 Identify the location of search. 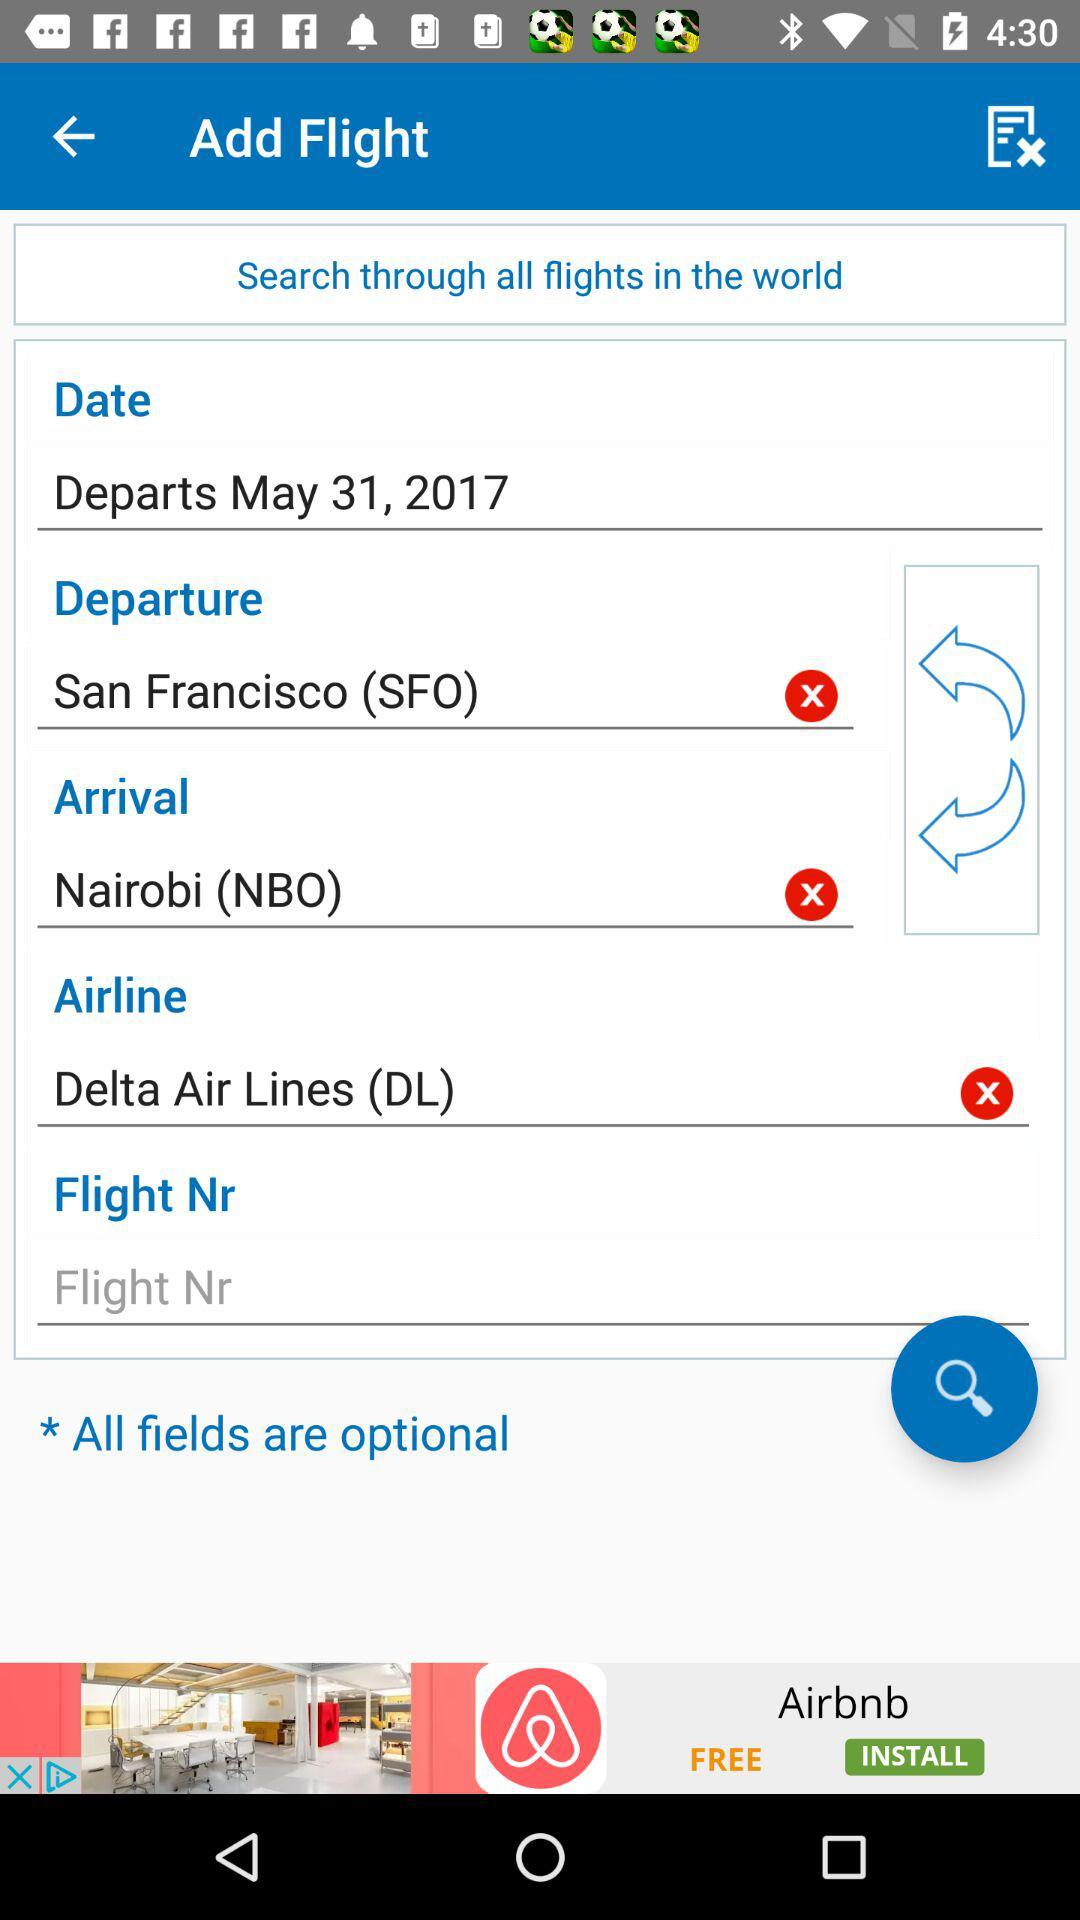
(963, 1387).